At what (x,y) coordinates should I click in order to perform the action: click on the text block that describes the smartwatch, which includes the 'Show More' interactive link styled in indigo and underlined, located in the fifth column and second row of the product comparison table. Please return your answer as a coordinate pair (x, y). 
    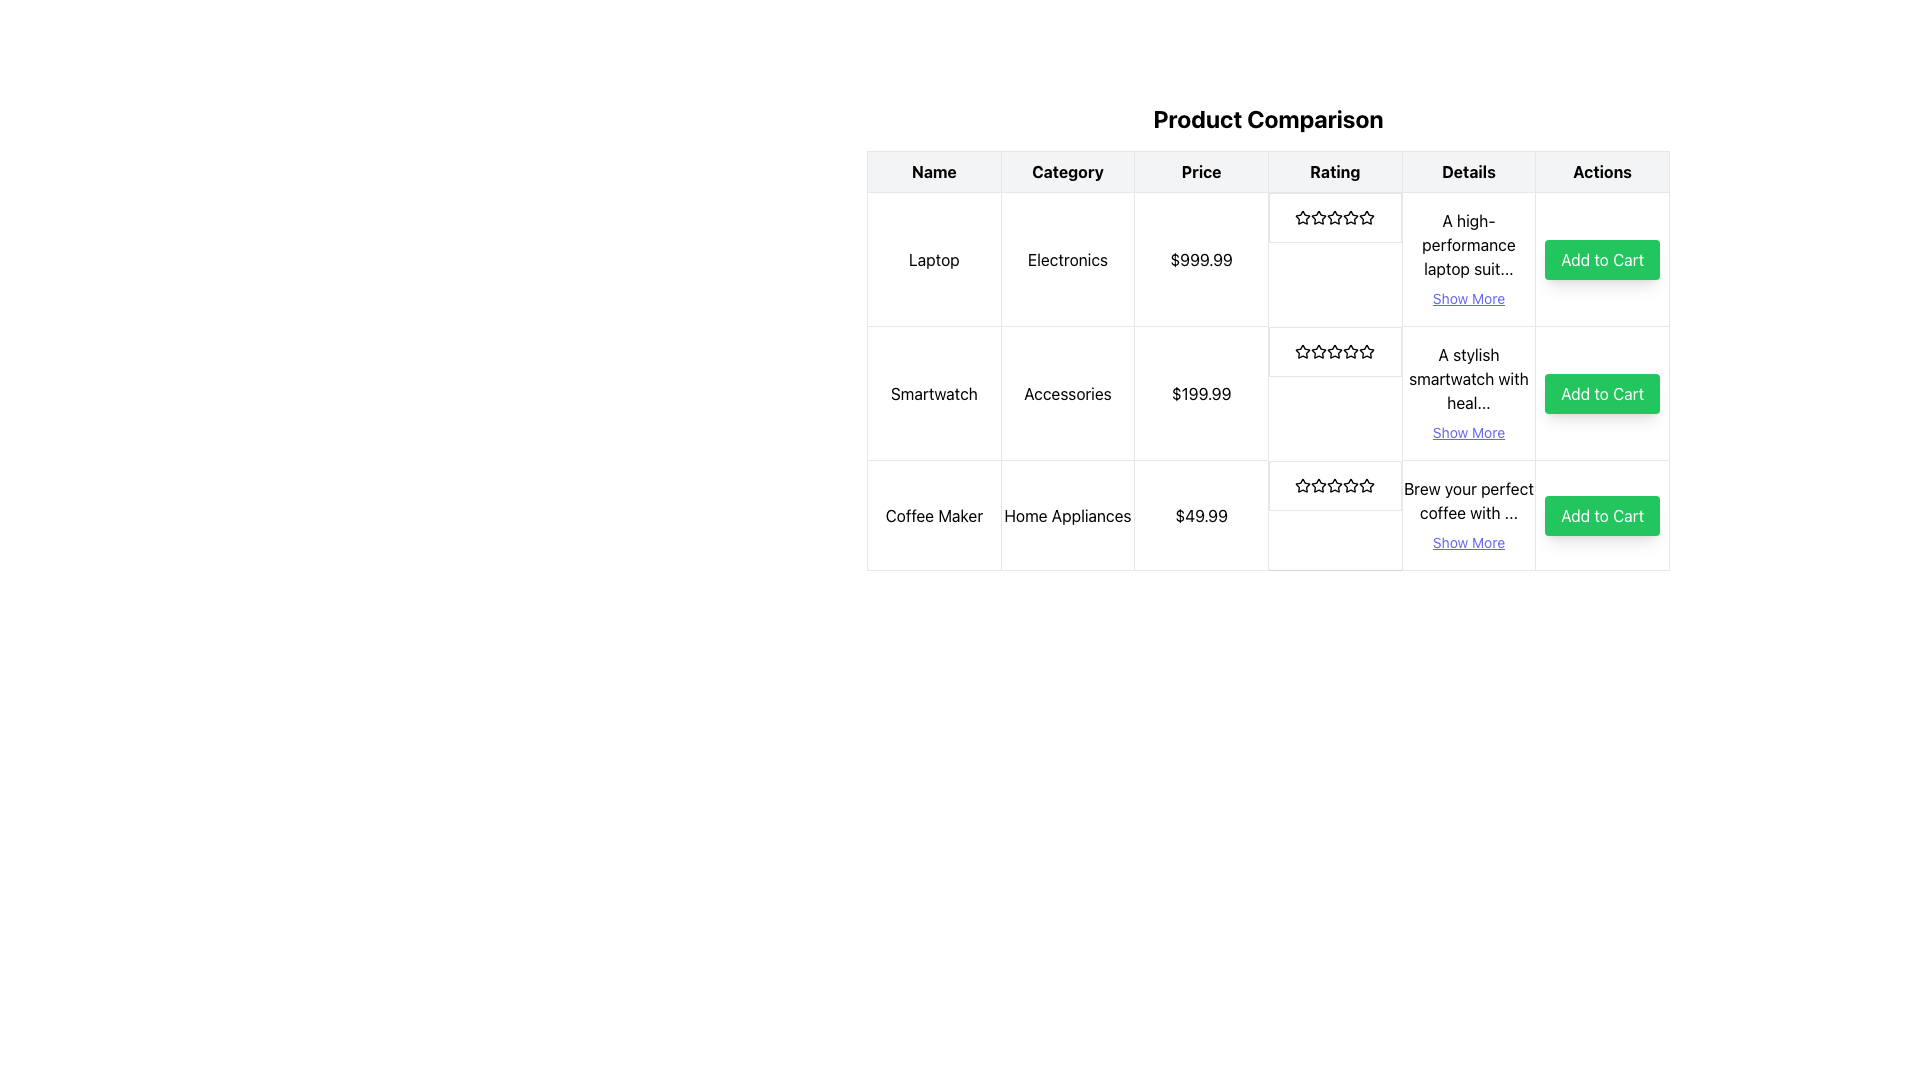
    Looking at the image, I should click on (1468, 393).